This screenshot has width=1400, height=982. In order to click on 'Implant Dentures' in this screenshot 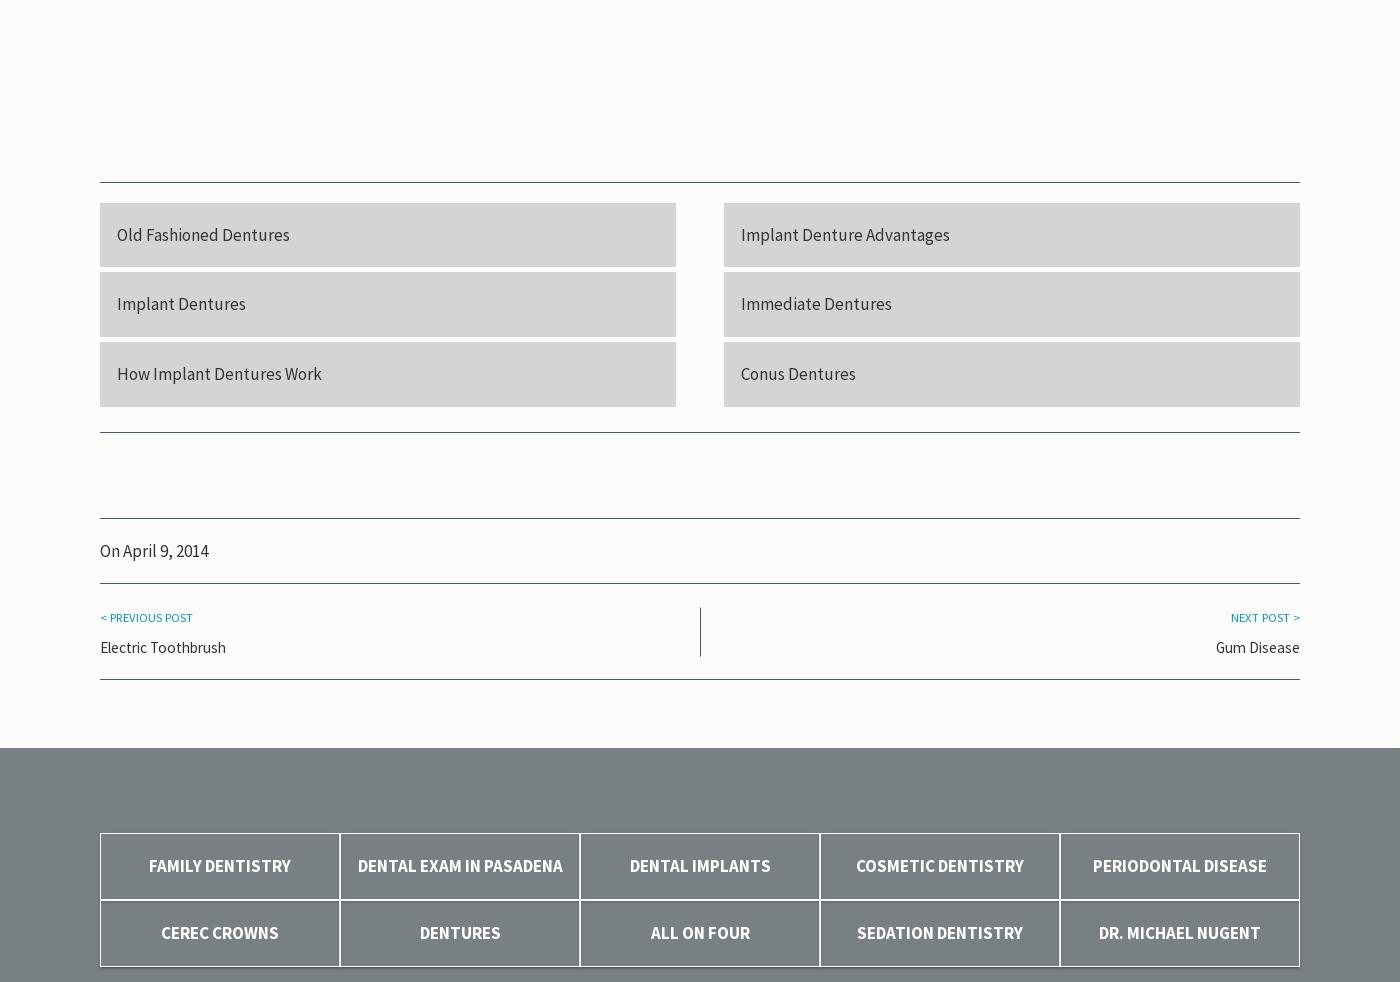, I will do `click(181, 304)`.